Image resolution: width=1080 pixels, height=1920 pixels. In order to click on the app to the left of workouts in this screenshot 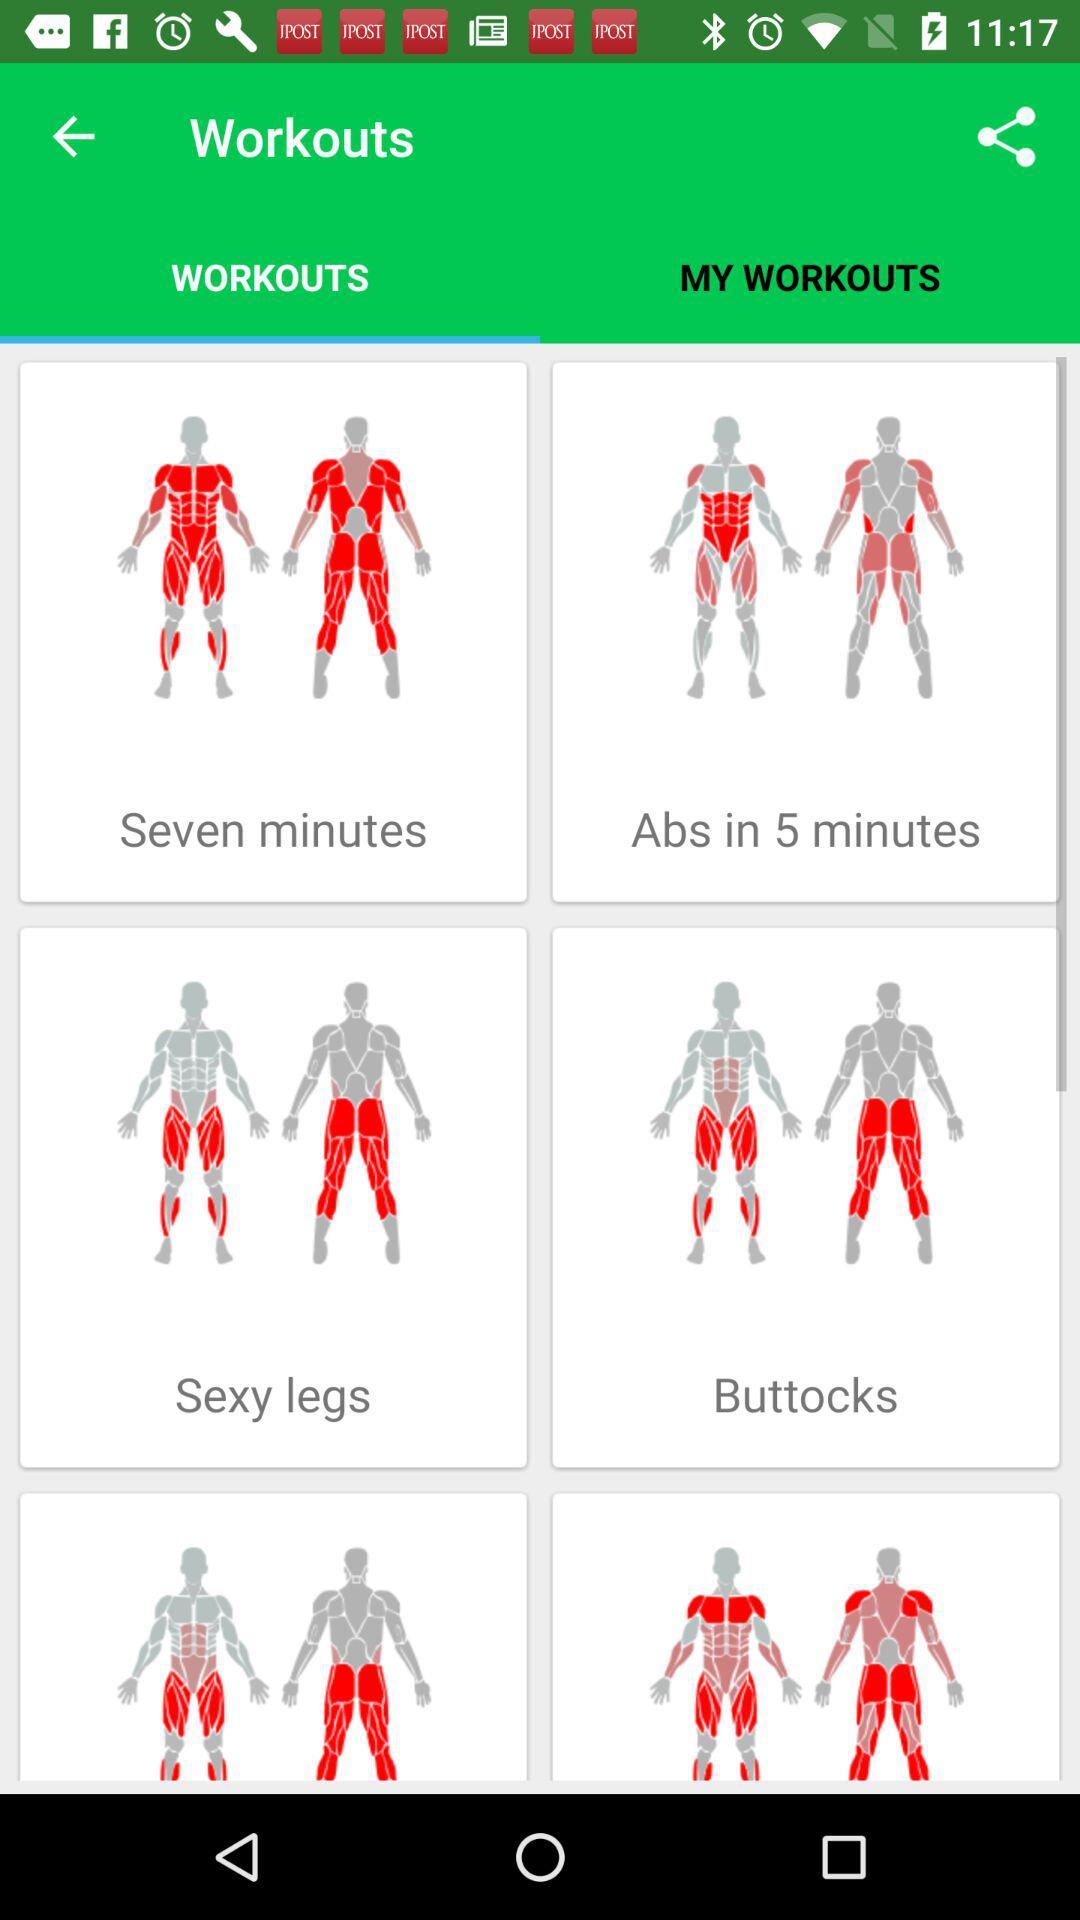, I will do `click(72, 135)`.